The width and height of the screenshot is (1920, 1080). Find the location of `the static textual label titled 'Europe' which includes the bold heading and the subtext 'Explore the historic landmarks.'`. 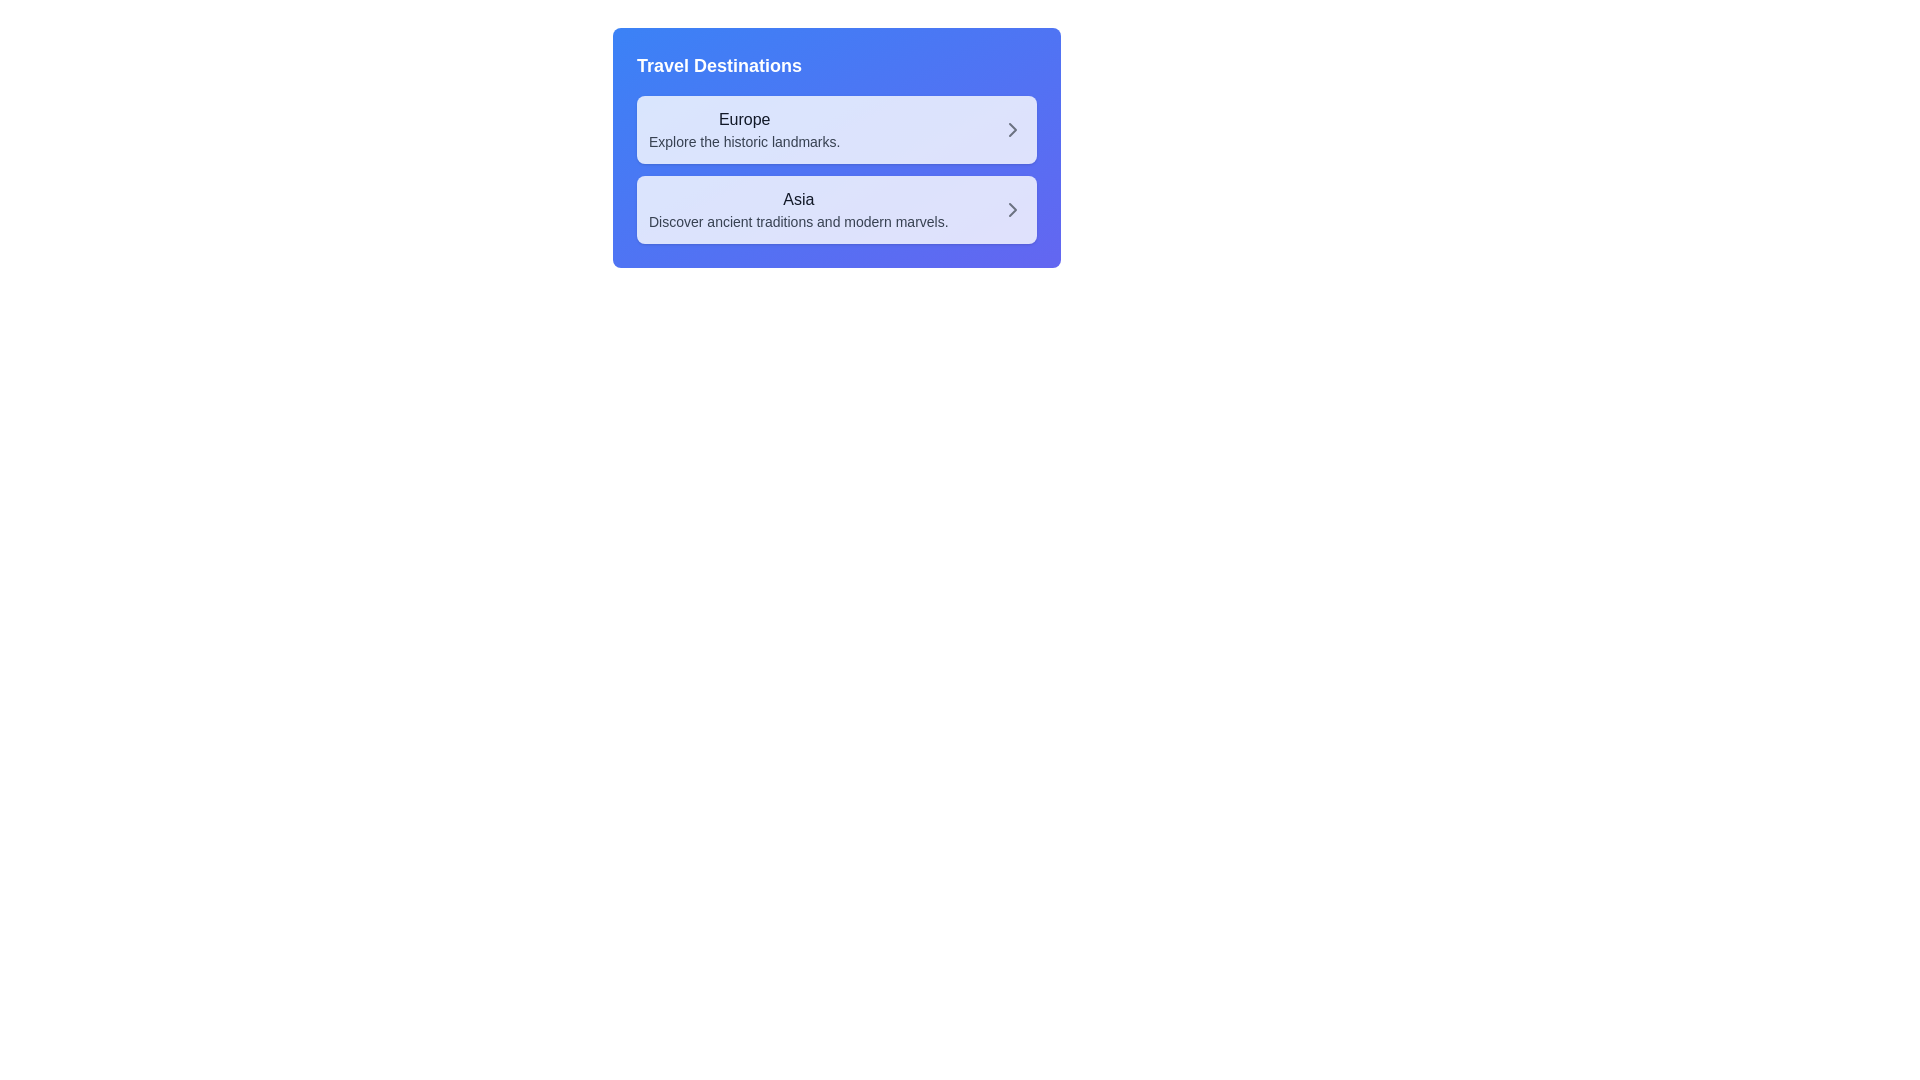

the static textual label titled 'Europe' which includes the bold heading and the subtext 'Explore the historic landmarks.' is located at coordinates (743, 130).